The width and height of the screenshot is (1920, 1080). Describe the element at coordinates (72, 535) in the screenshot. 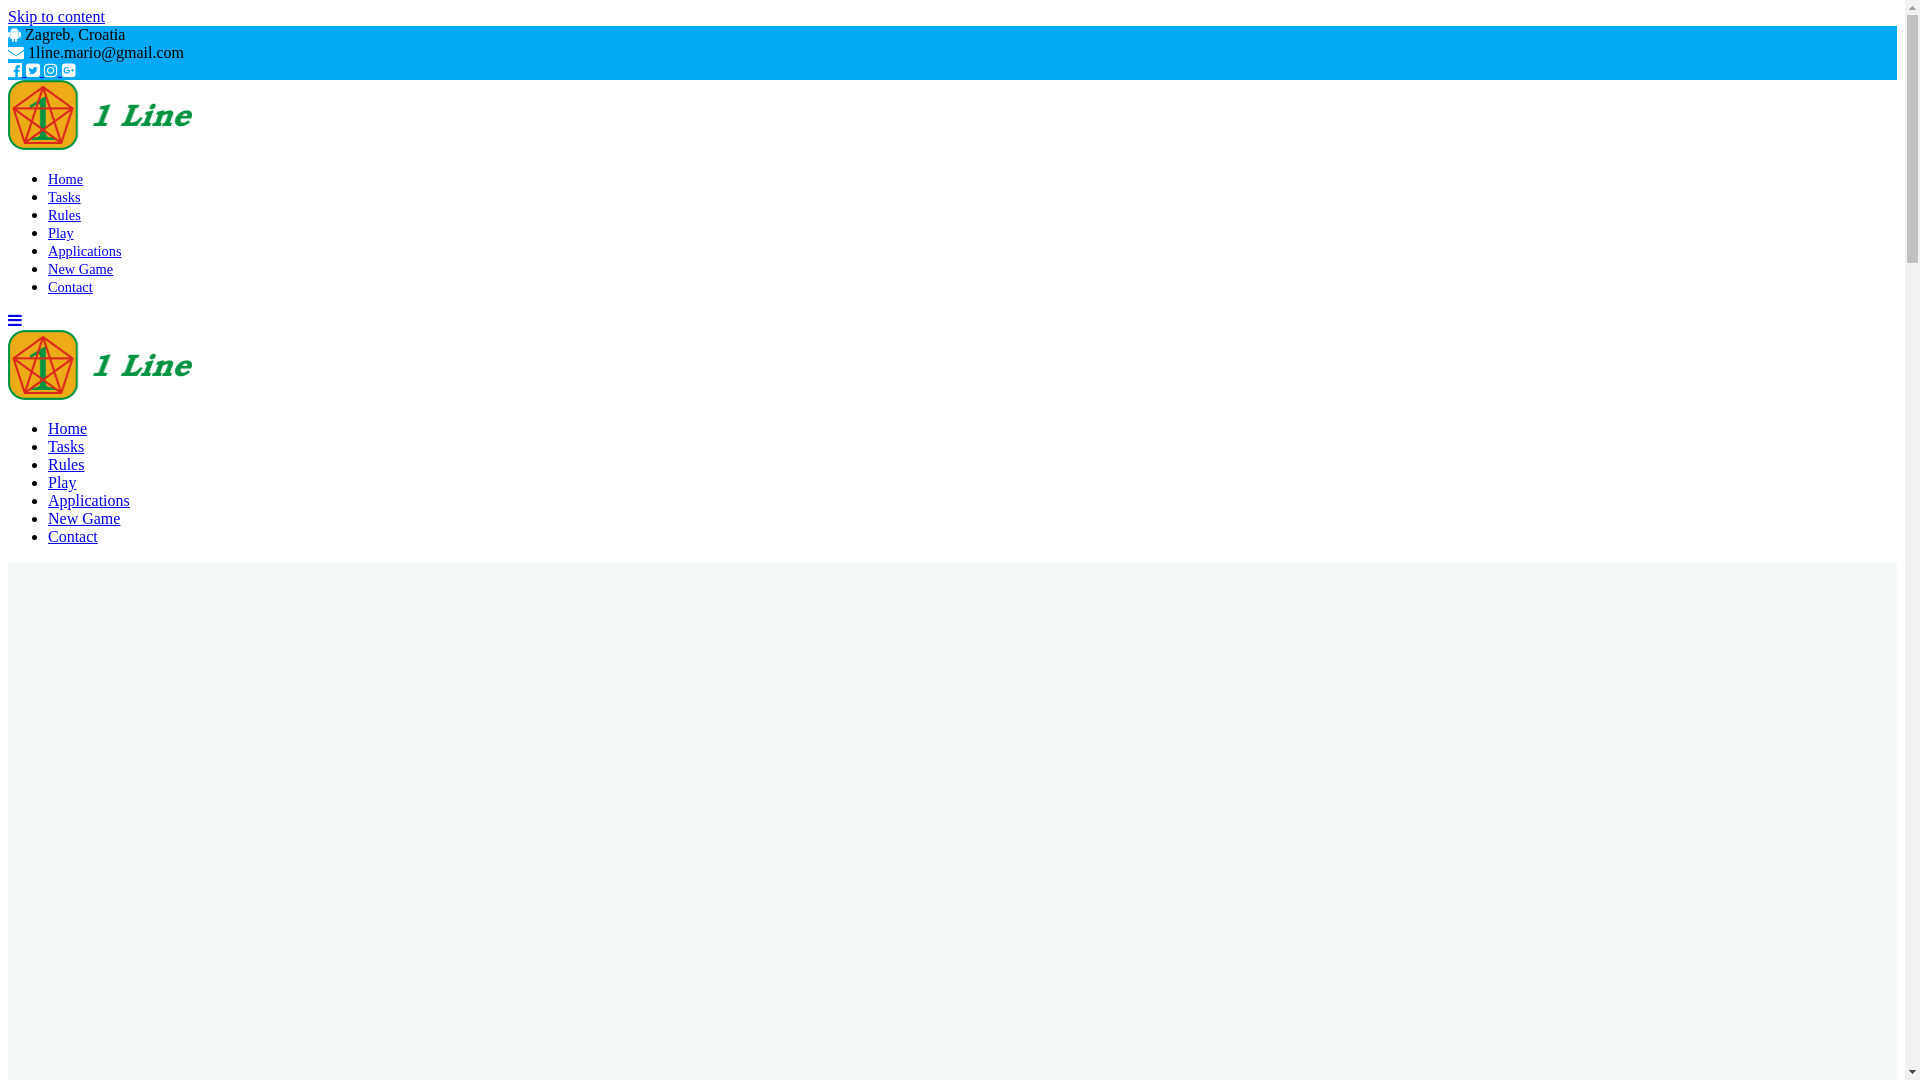

I see `'Contact'` at that location.